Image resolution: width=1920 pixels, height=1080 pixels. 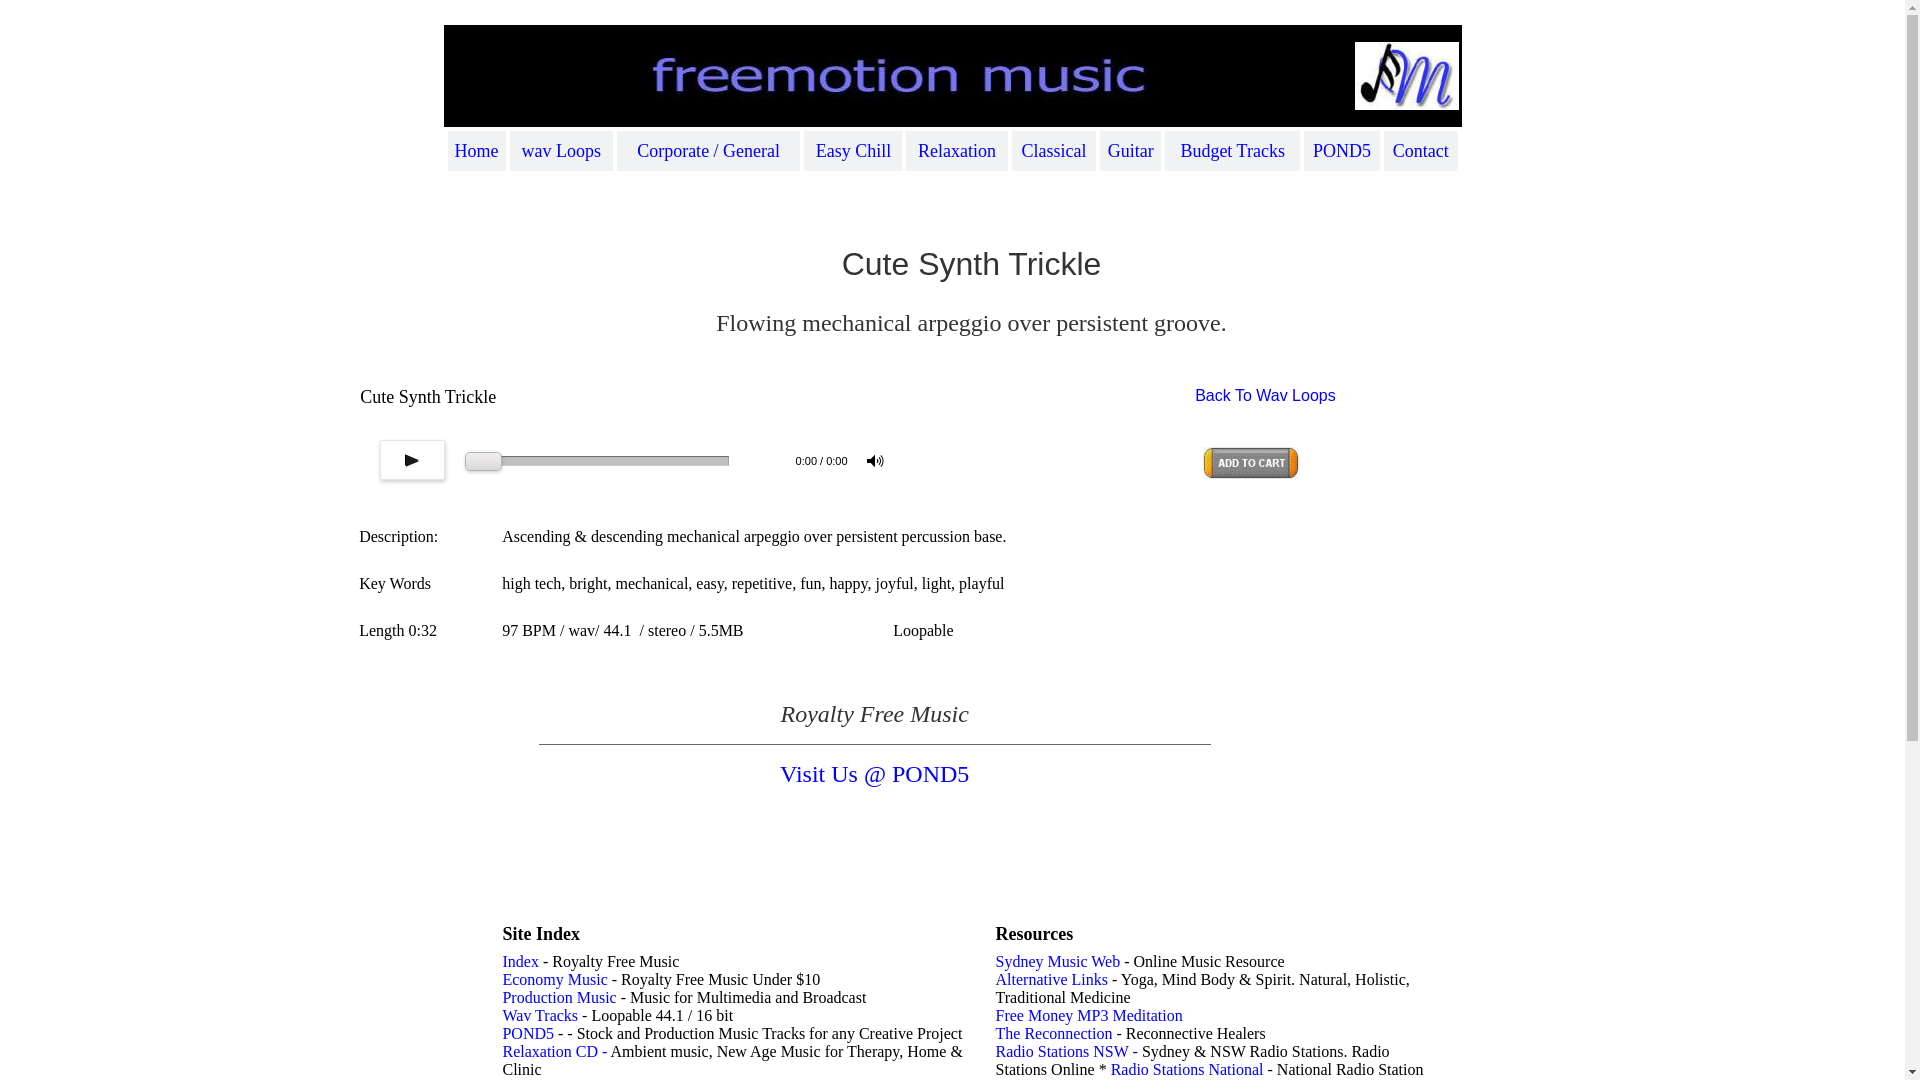 I want to click on 'The Reconnection', so click(x=1053, y=1033).